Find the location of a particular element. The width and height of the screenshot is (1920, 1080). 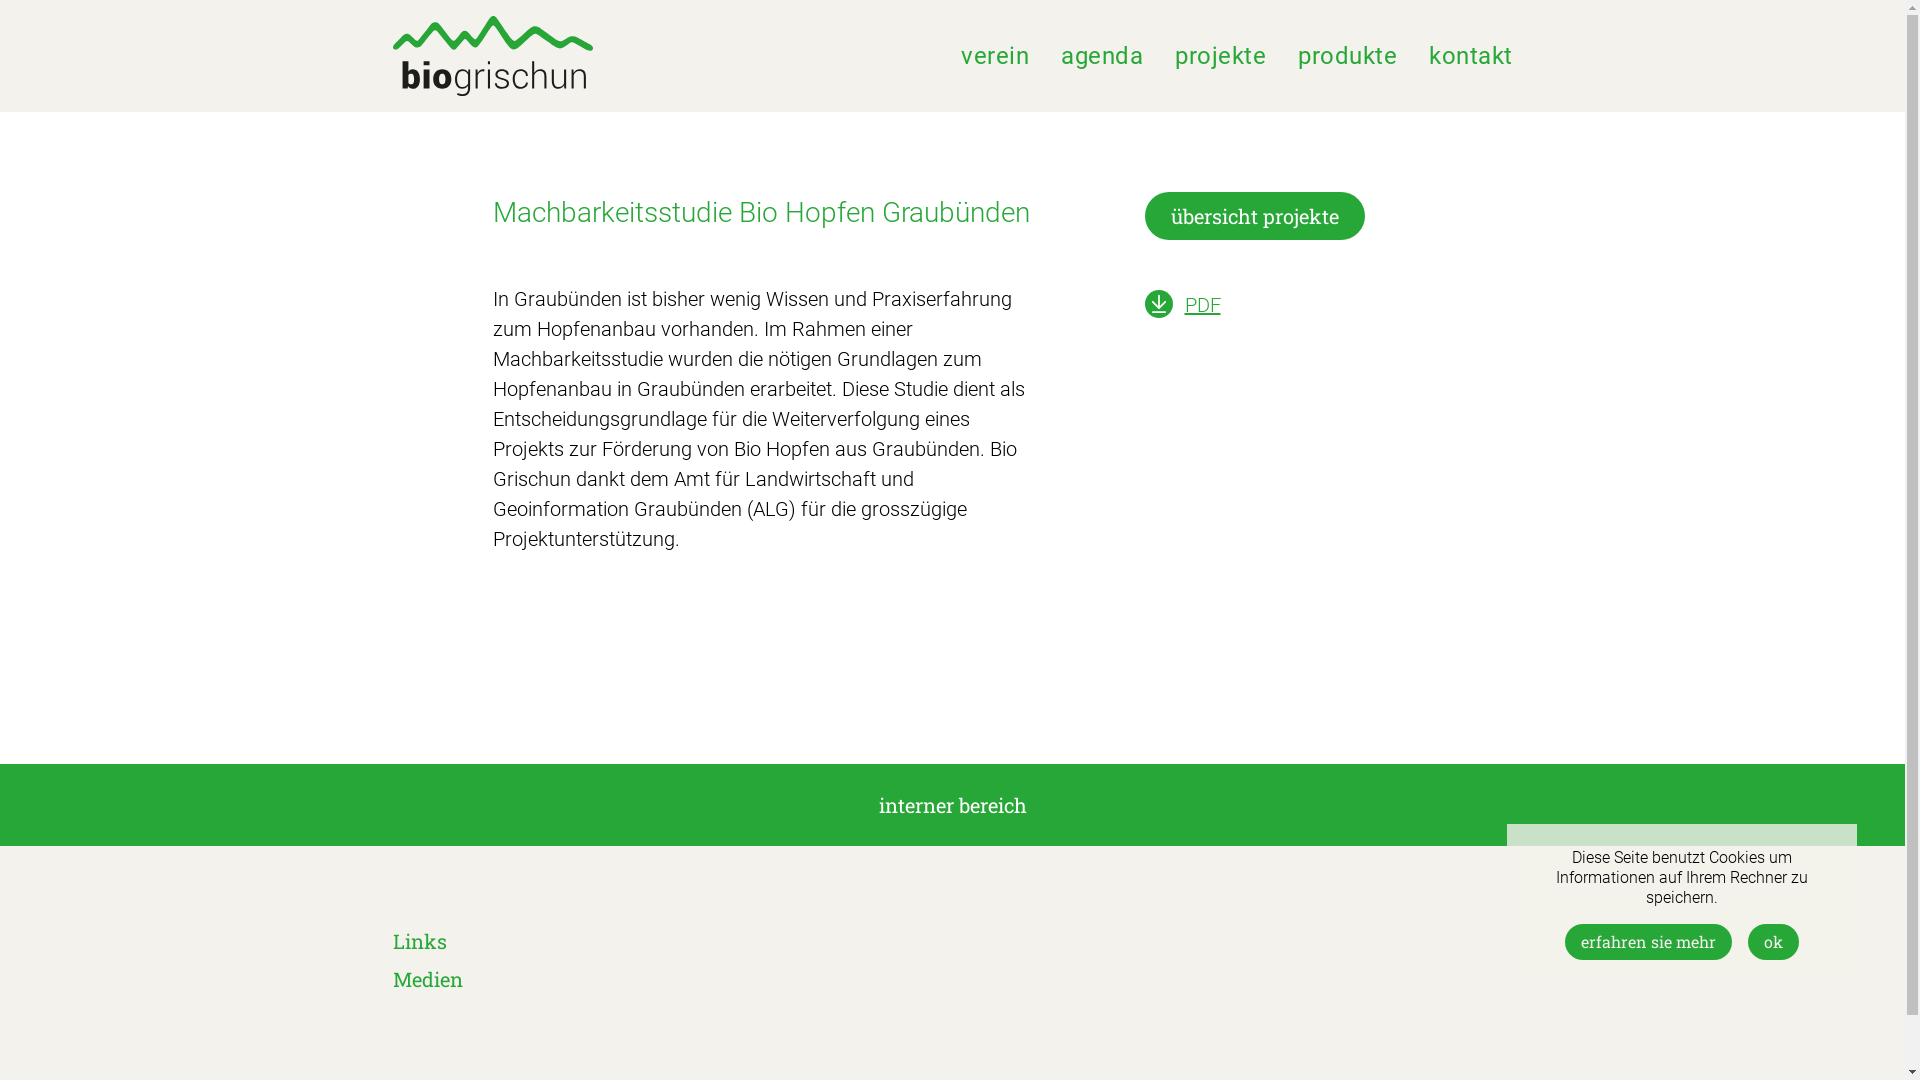

'PDF' is located at coordinates (1200, 304).